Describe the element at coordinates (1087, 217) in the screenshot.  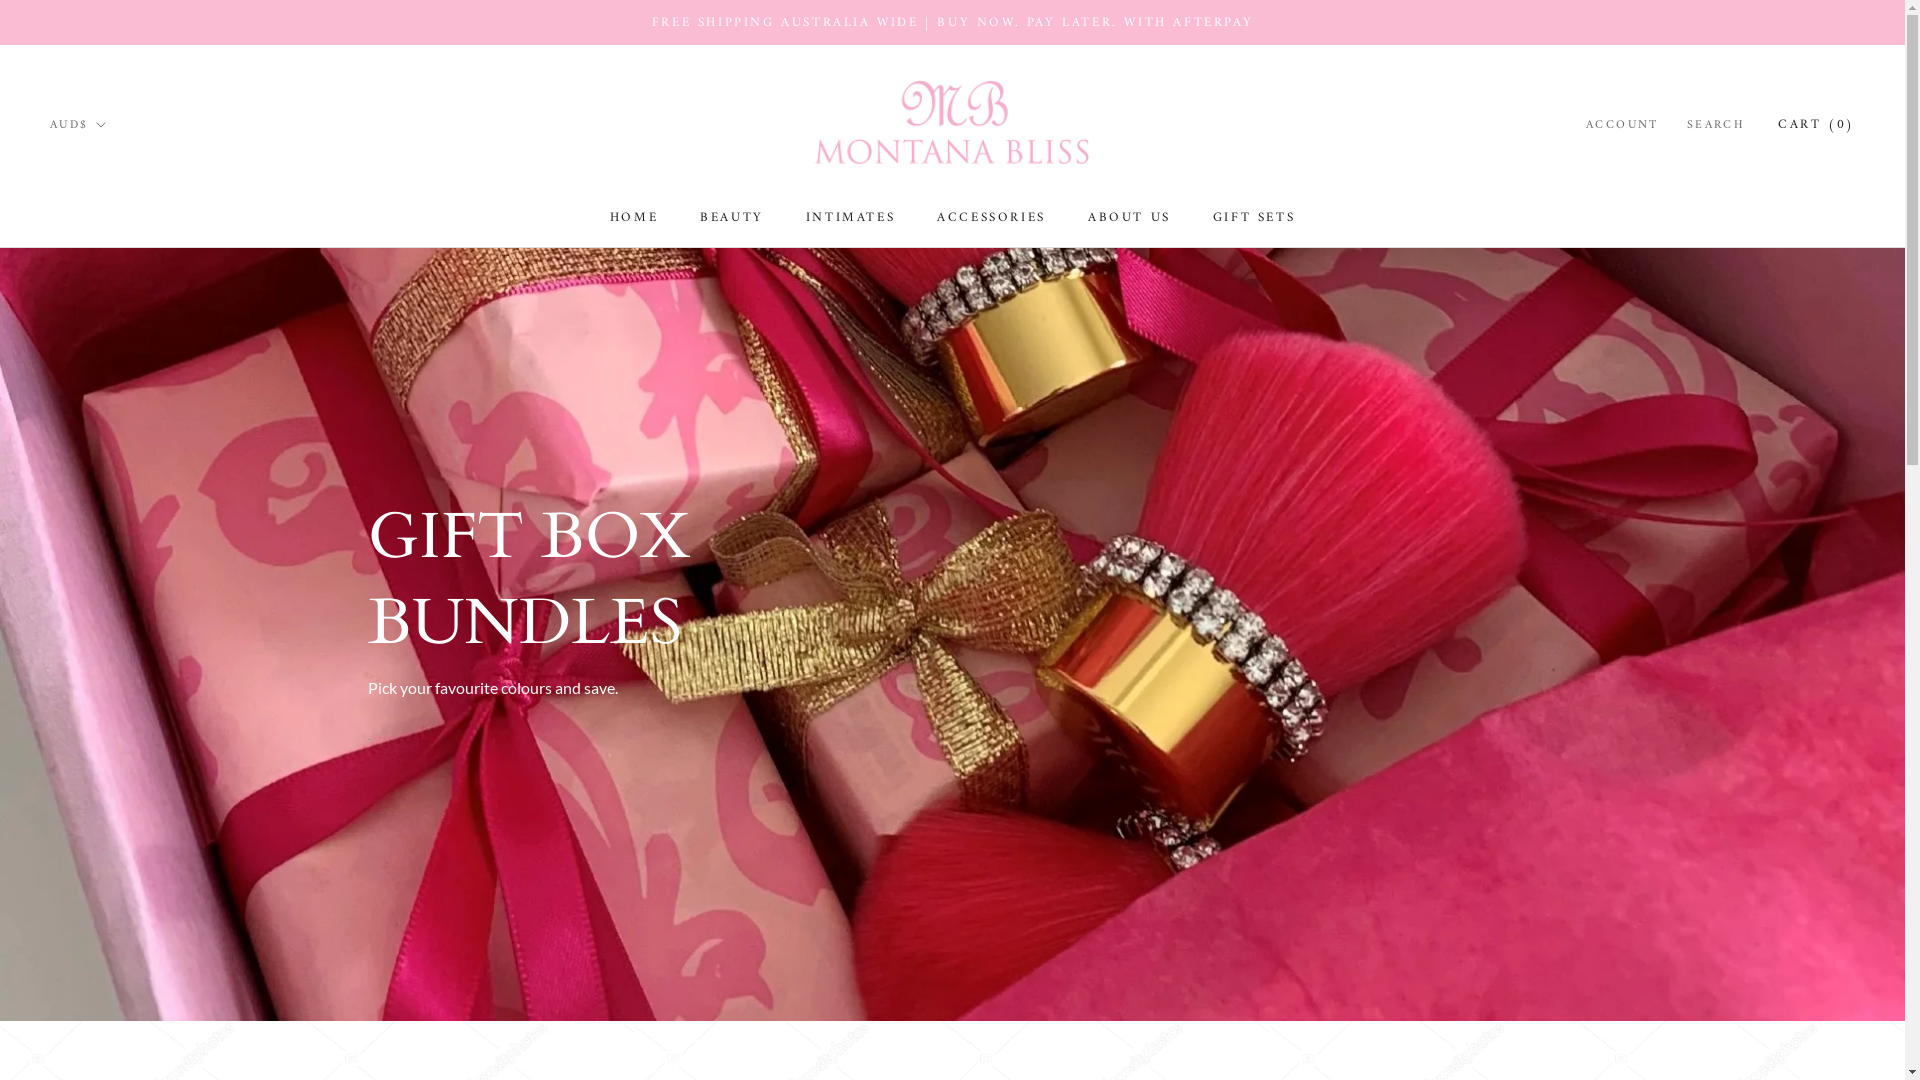
I see `'ABOUT US` at that location.